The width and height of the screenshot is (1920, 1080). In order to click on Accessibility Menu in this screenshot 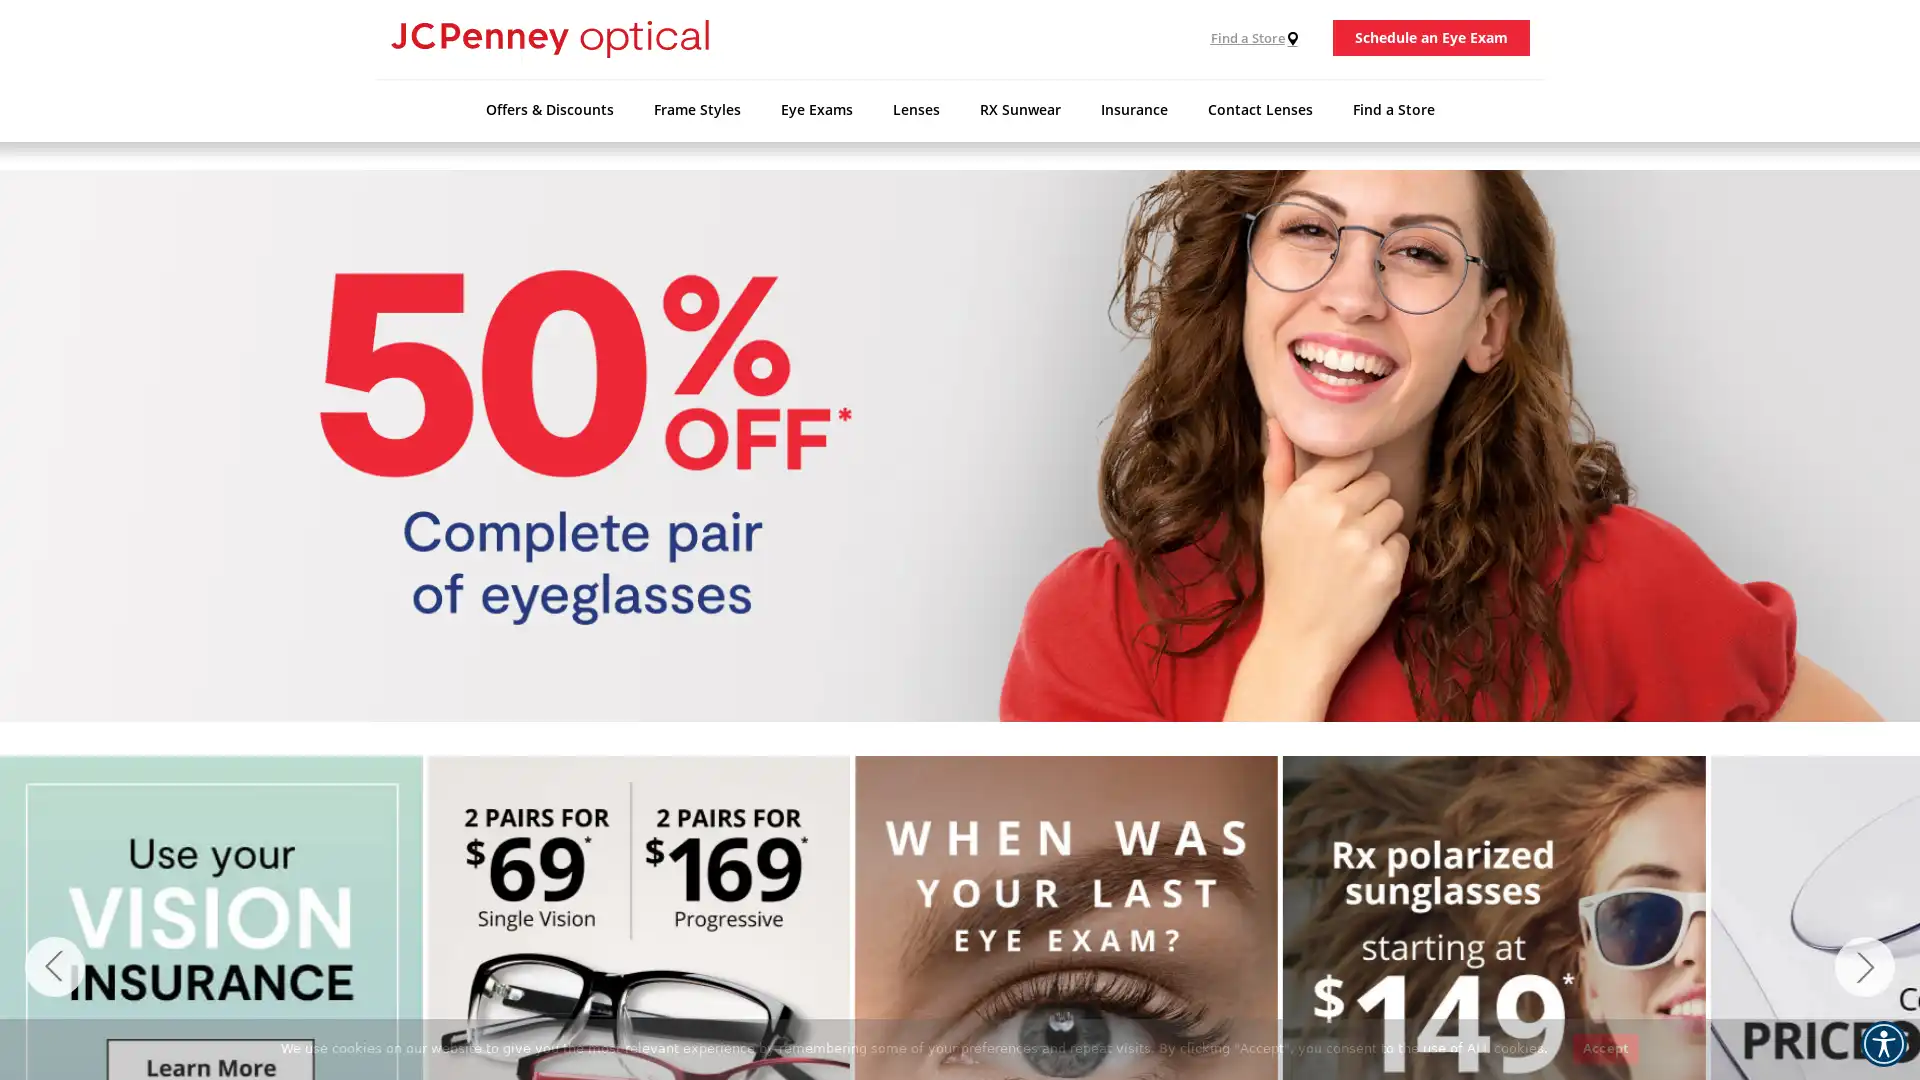, I will do `click(1882, 1043)`.